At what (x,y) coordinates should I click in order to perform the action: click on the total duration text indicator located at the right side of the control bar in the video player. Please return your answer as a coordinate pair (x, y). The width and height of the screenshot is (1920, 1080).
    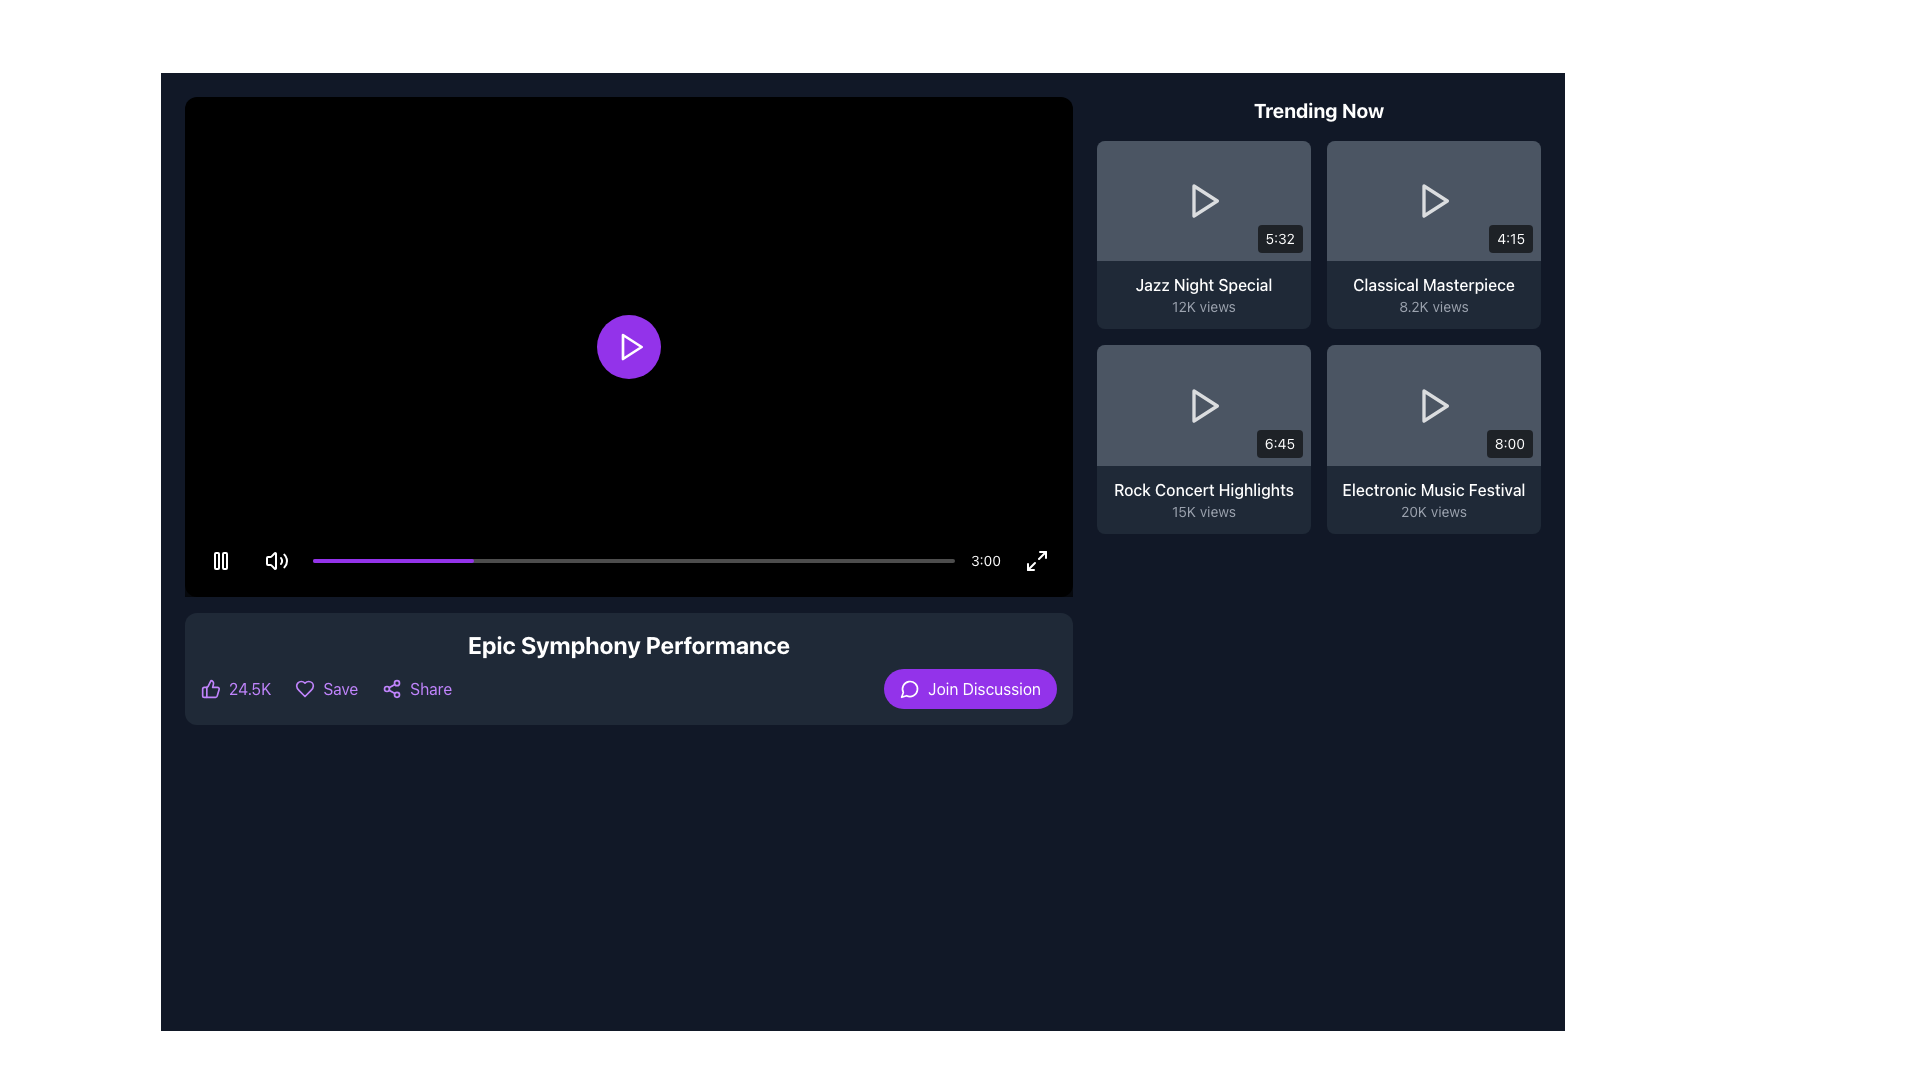
    Looking at the image, I should click on (627, 560).